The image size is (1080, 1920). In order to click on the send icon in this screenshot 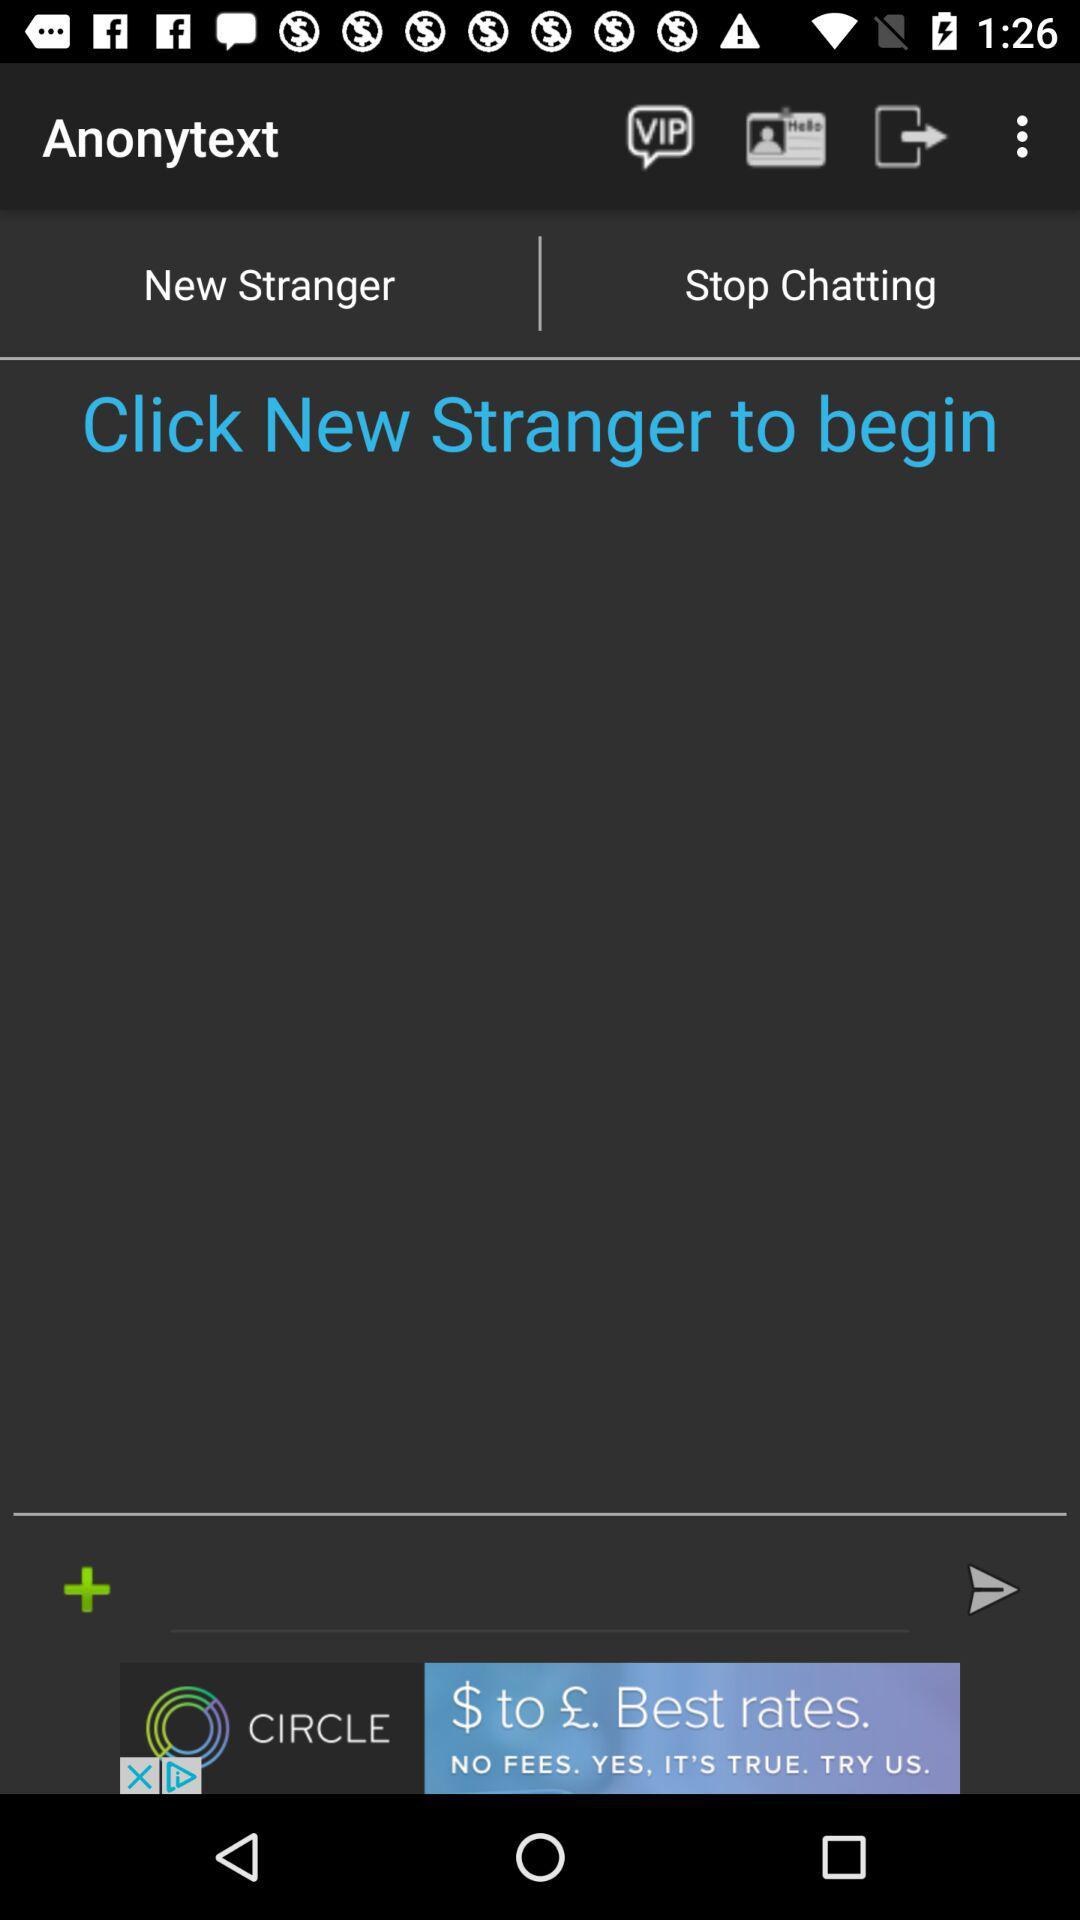, I will do `click(992, 1588)`.